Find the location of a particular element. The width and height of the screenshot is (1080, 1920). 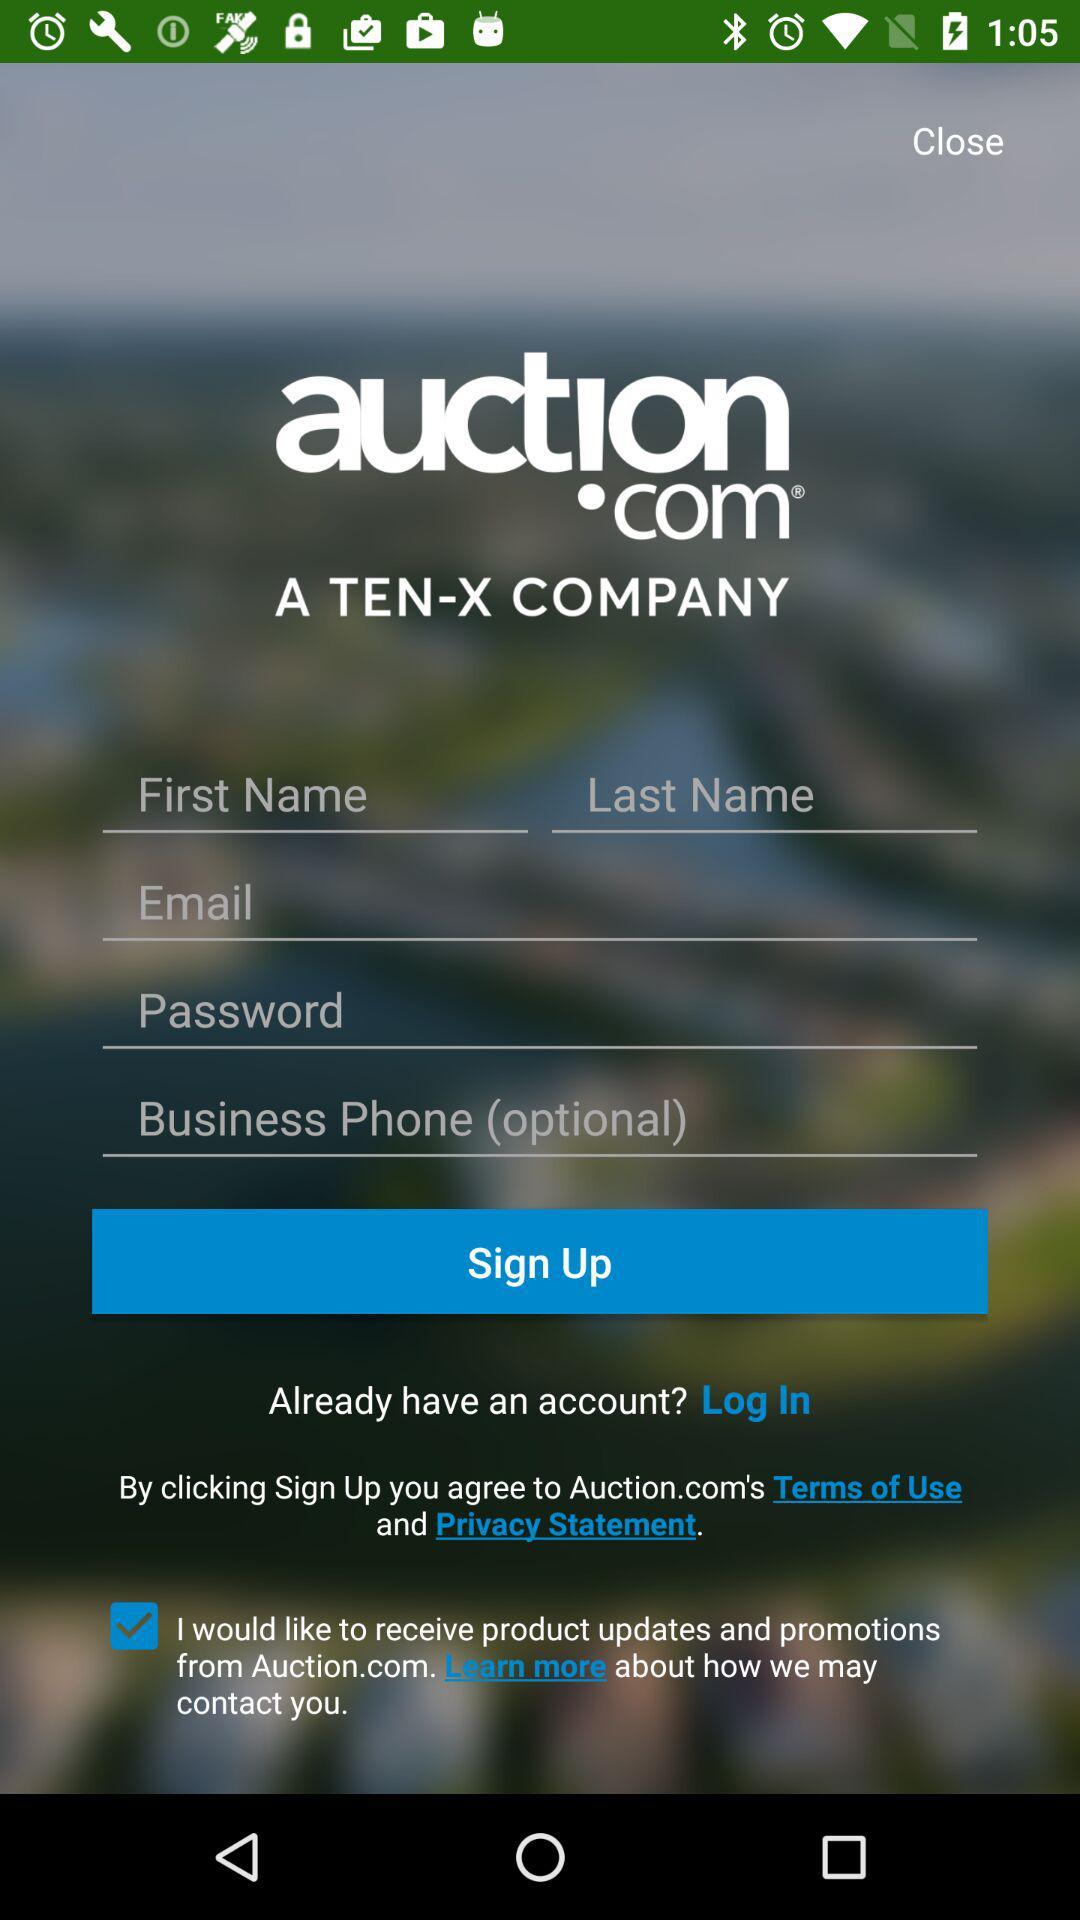

log in item is located at coordinates (756, 1397).